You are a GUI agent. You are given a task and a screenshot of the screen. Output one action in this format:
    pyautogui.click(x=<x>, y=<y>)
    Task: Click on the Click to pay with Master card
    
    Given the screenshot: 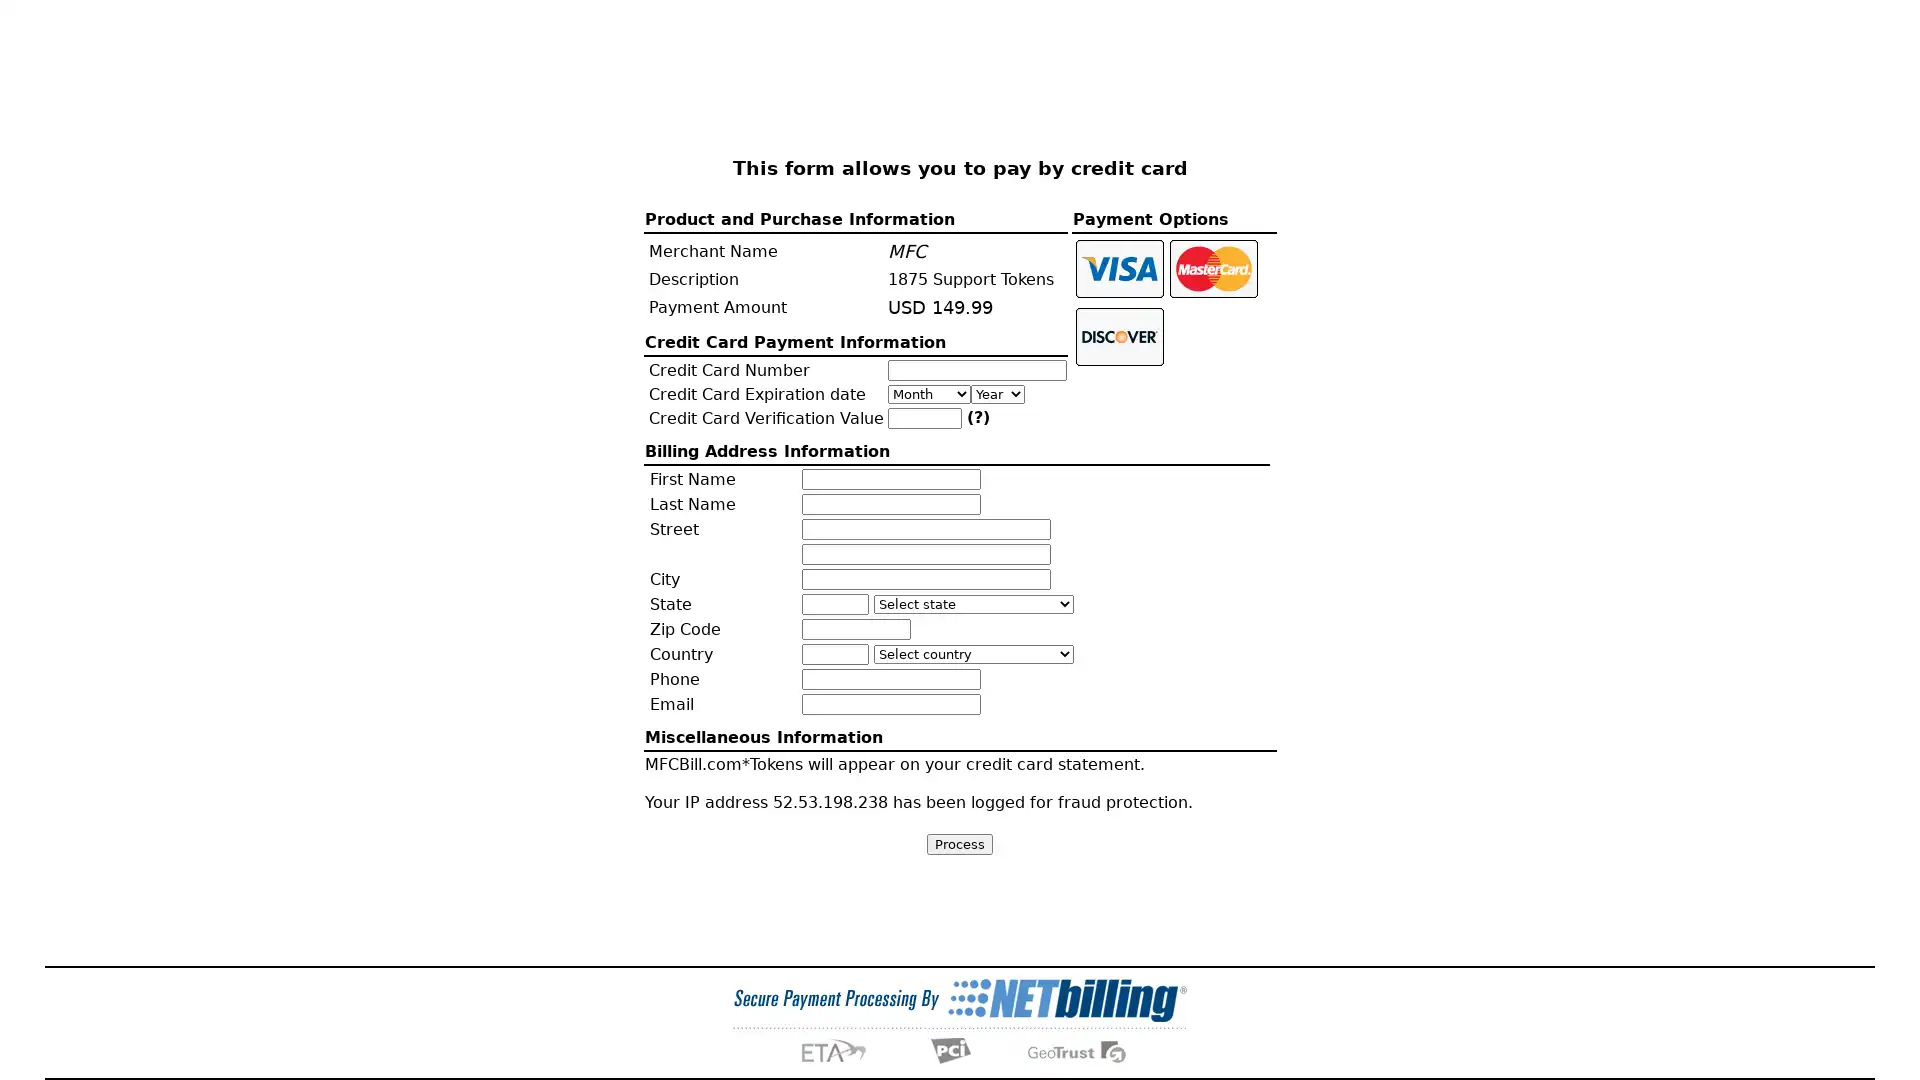 What is the action you would take?
    pyautogui.click(x=1212, y=268)
    